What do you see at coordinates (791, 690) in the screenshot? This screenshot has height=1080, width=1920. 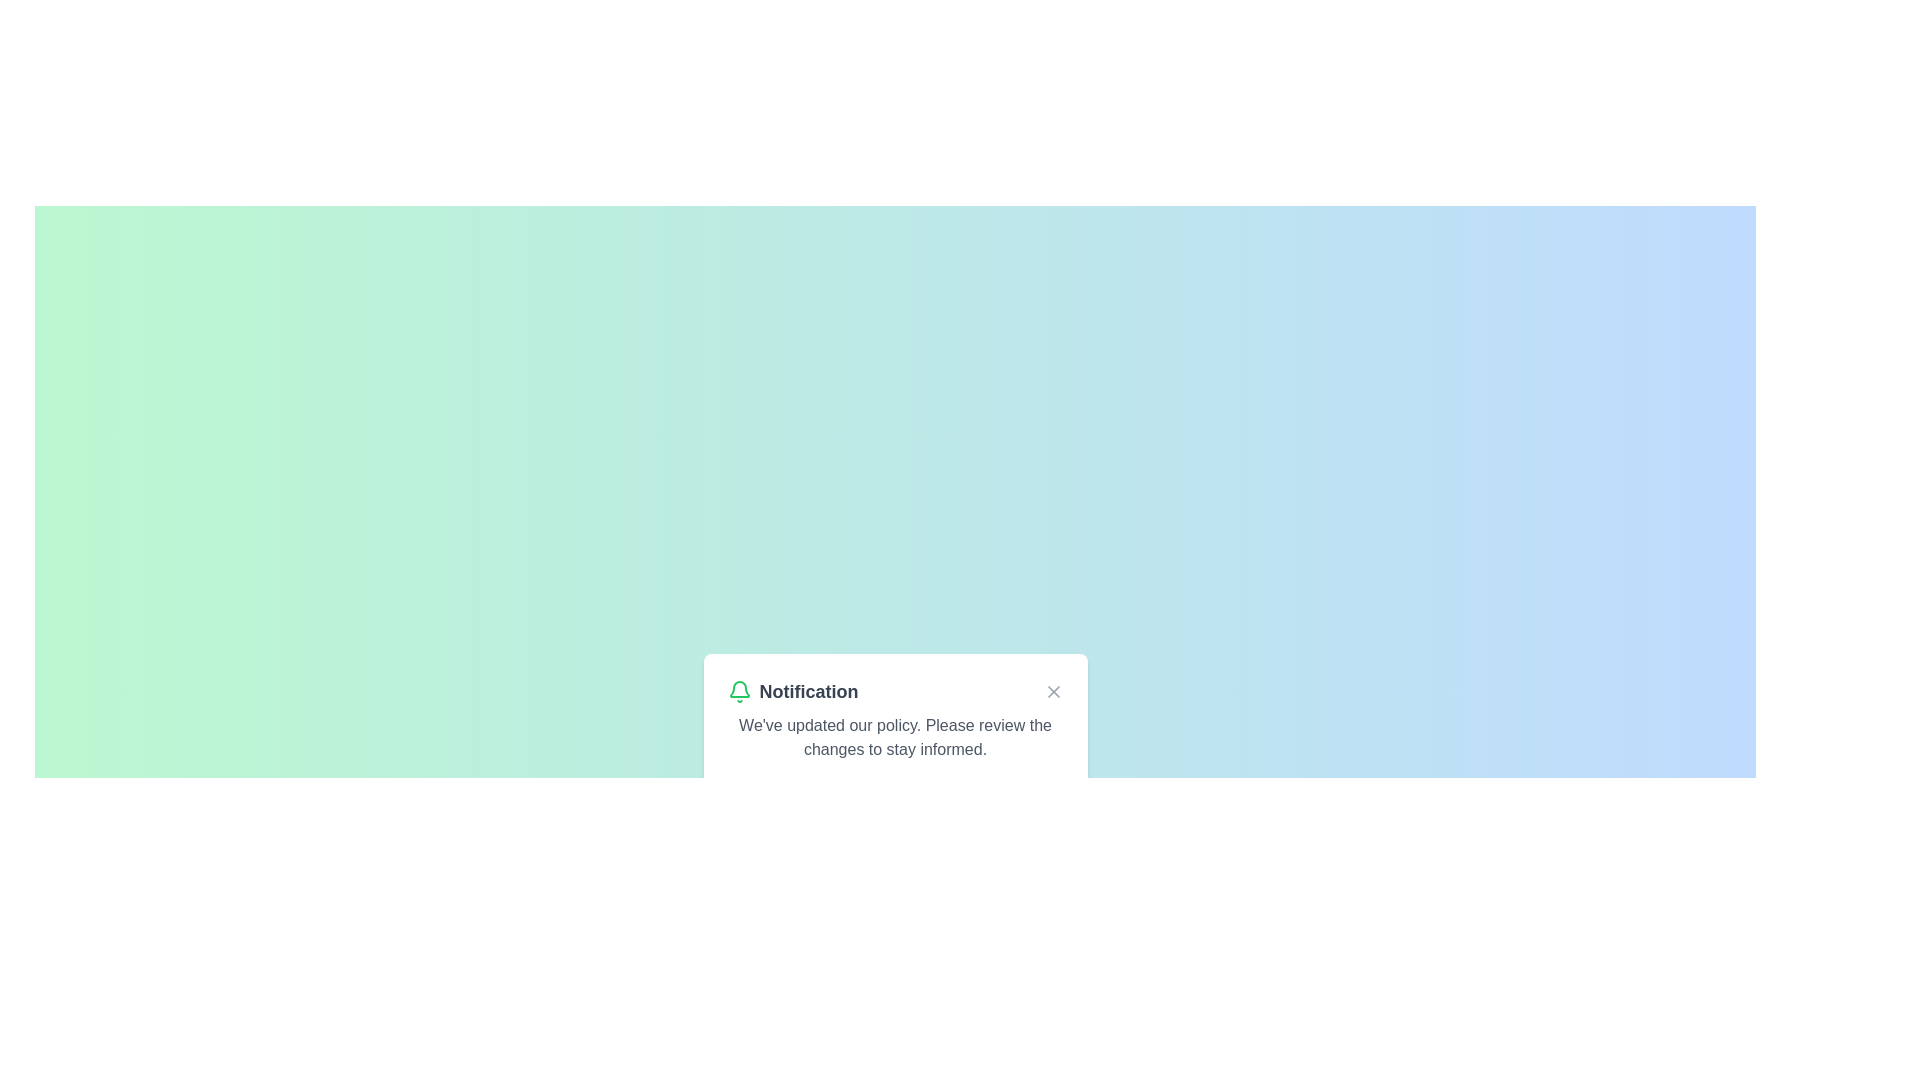 I see `text label 'Notification' which is a bold label adjacent to a green bell icon in the notification header` at bounding box center [791, 690].